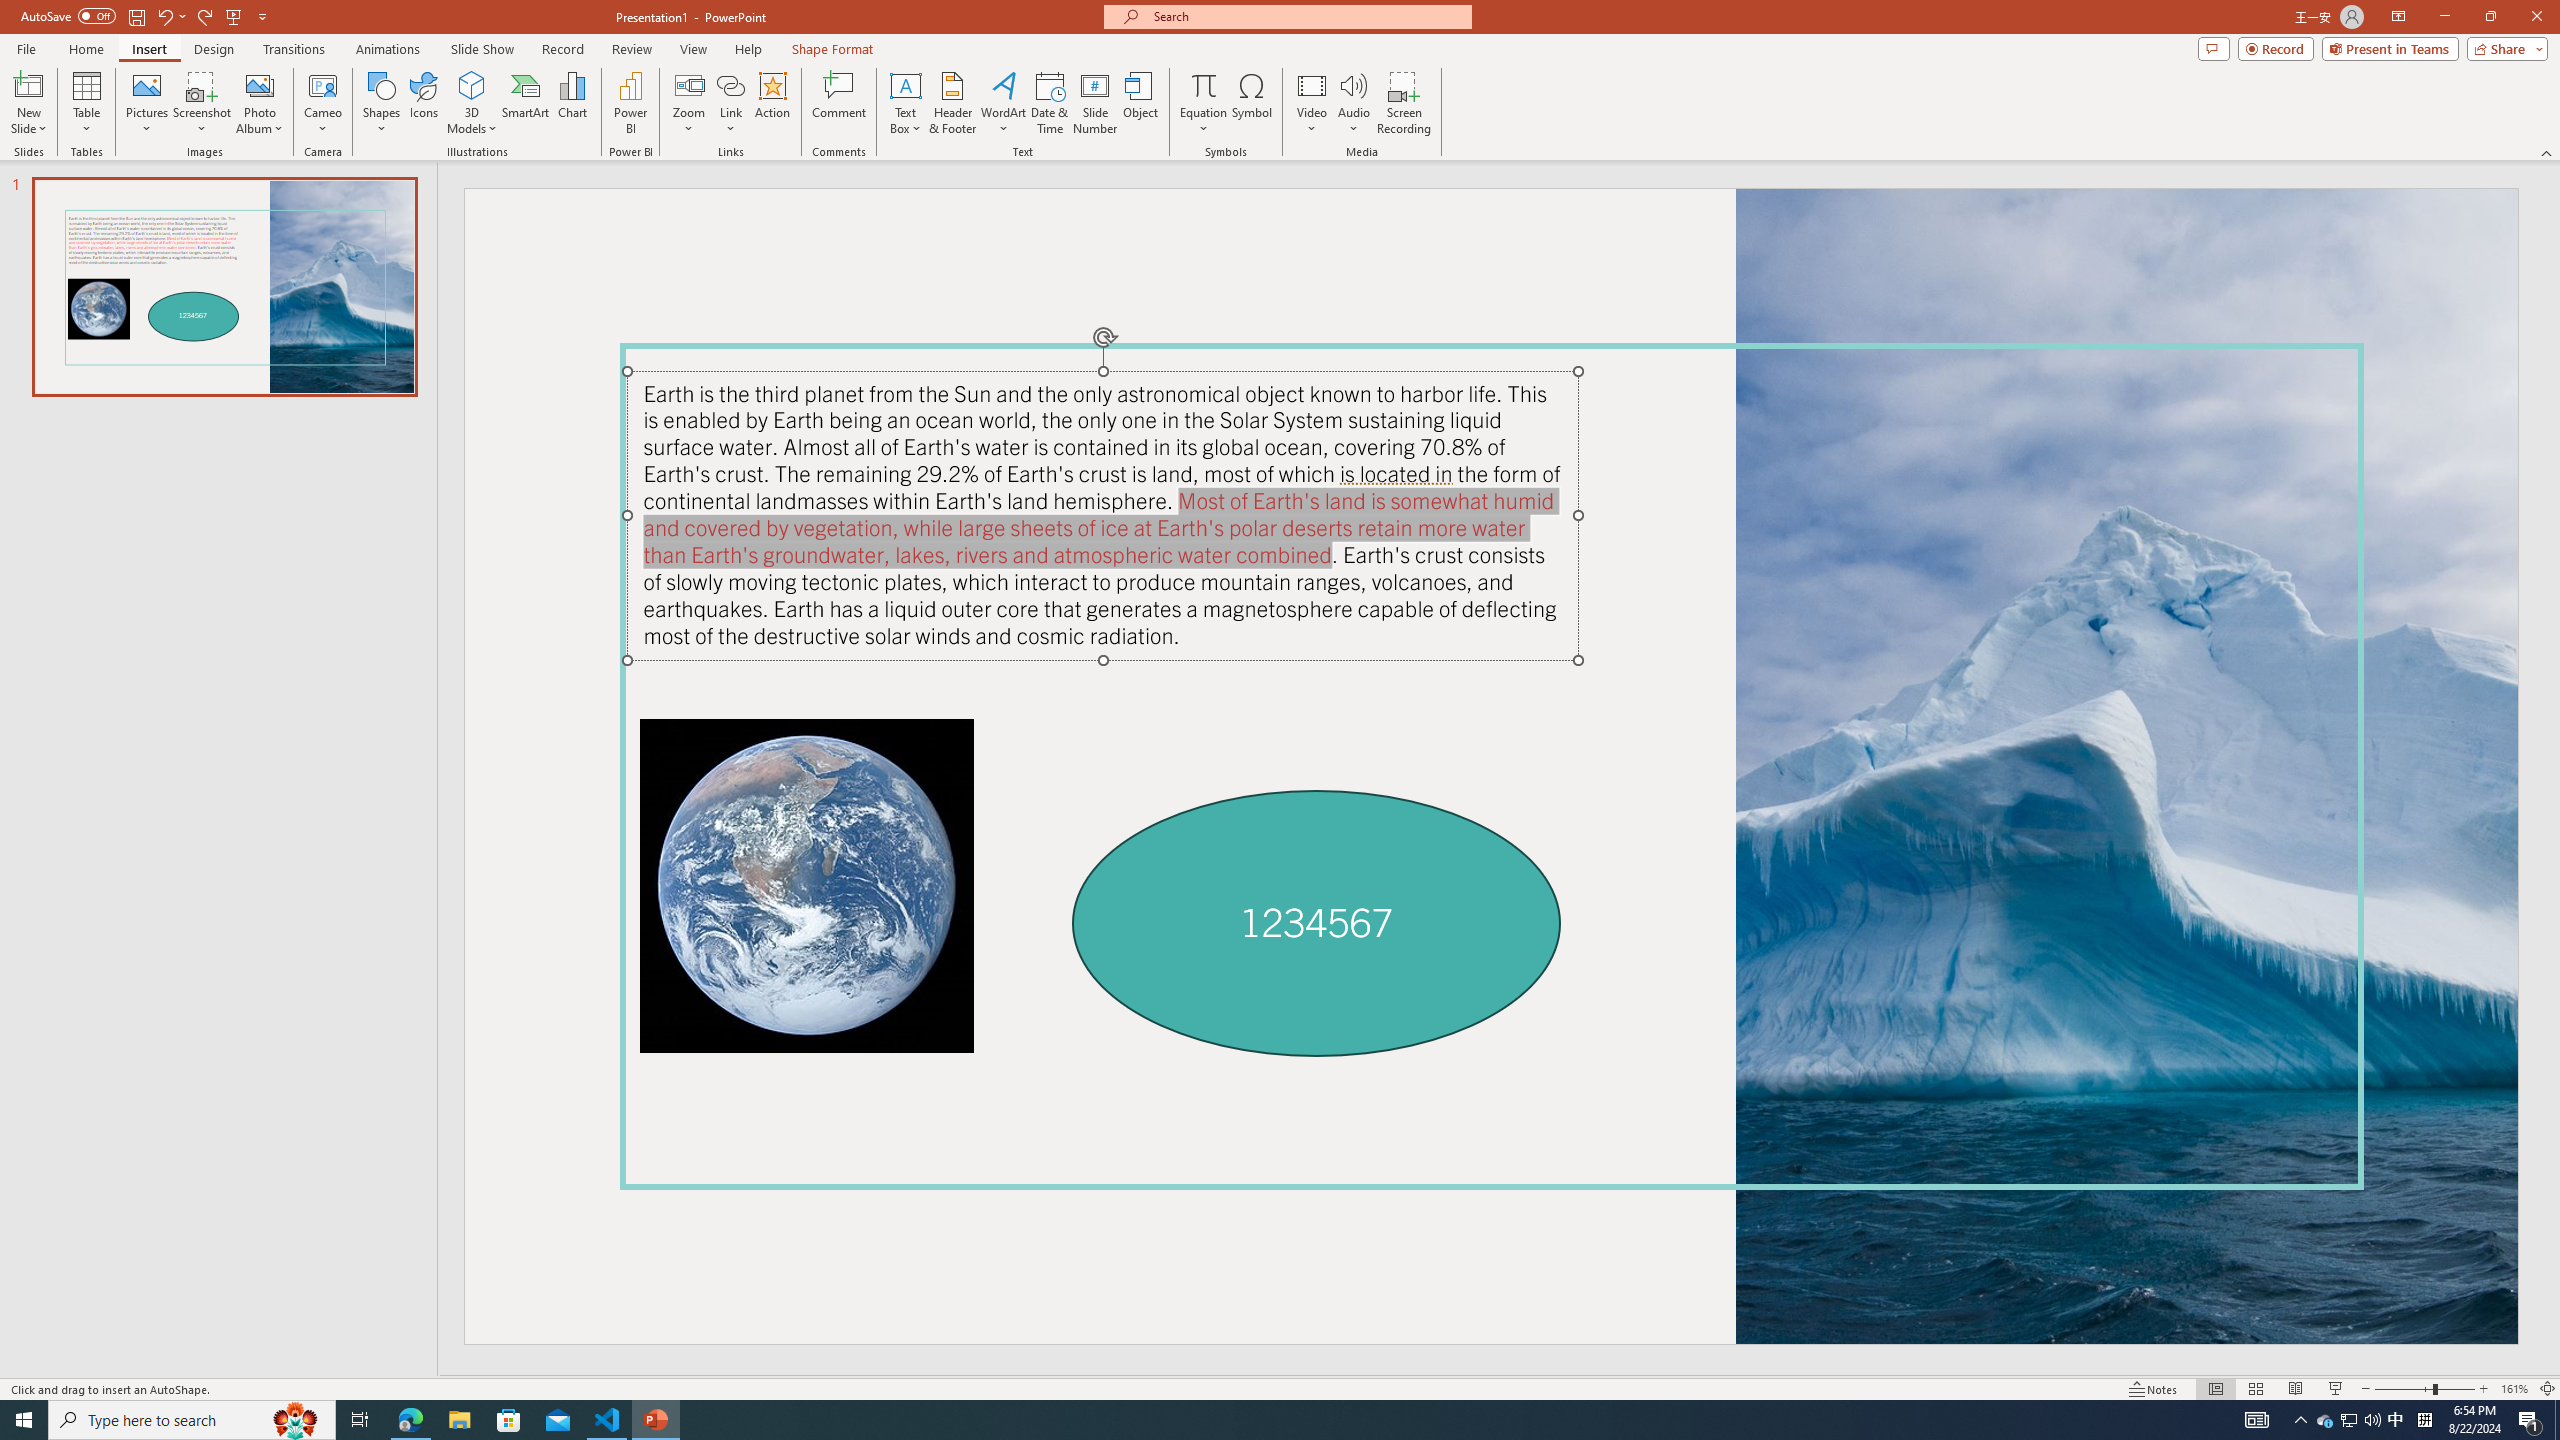  I want to click on 'Equation', so click(1202, 103).